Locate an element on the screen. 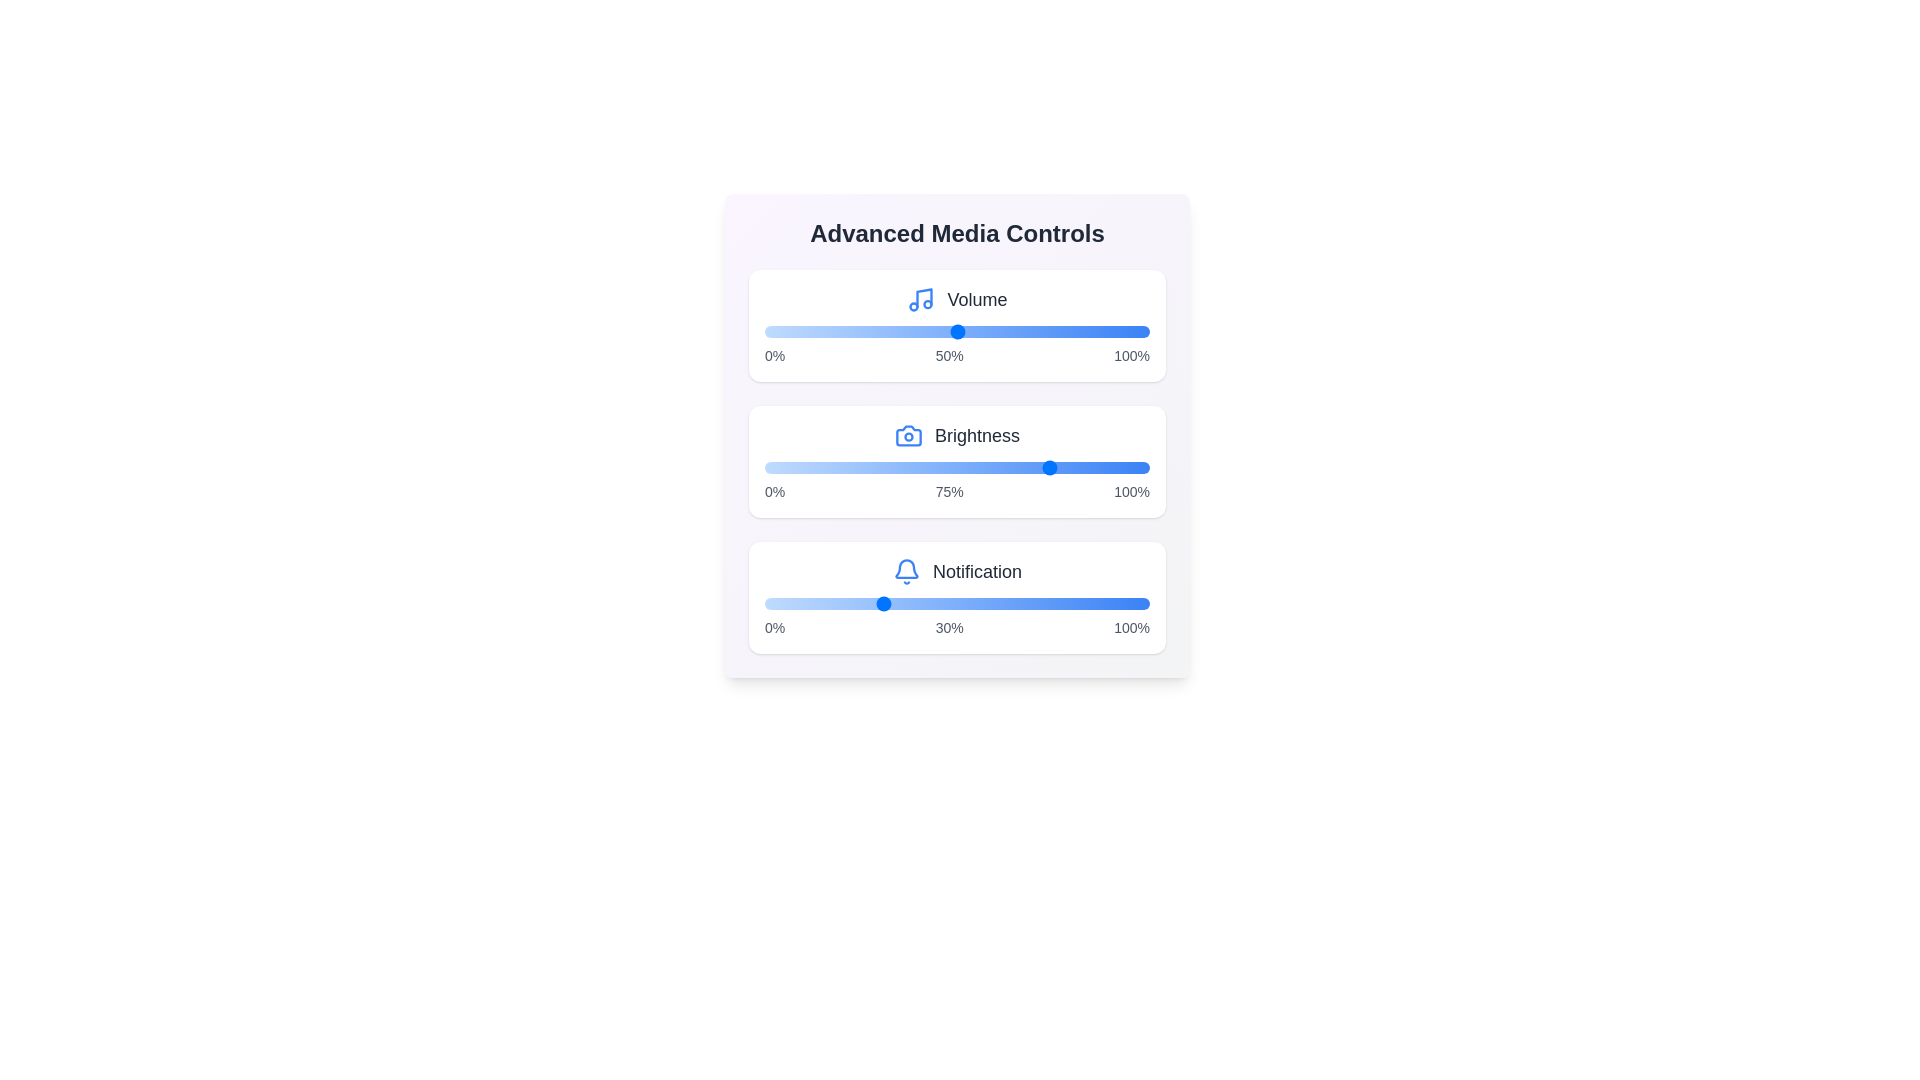  the 0 slider to 51% is located at coordinates (961, 330).